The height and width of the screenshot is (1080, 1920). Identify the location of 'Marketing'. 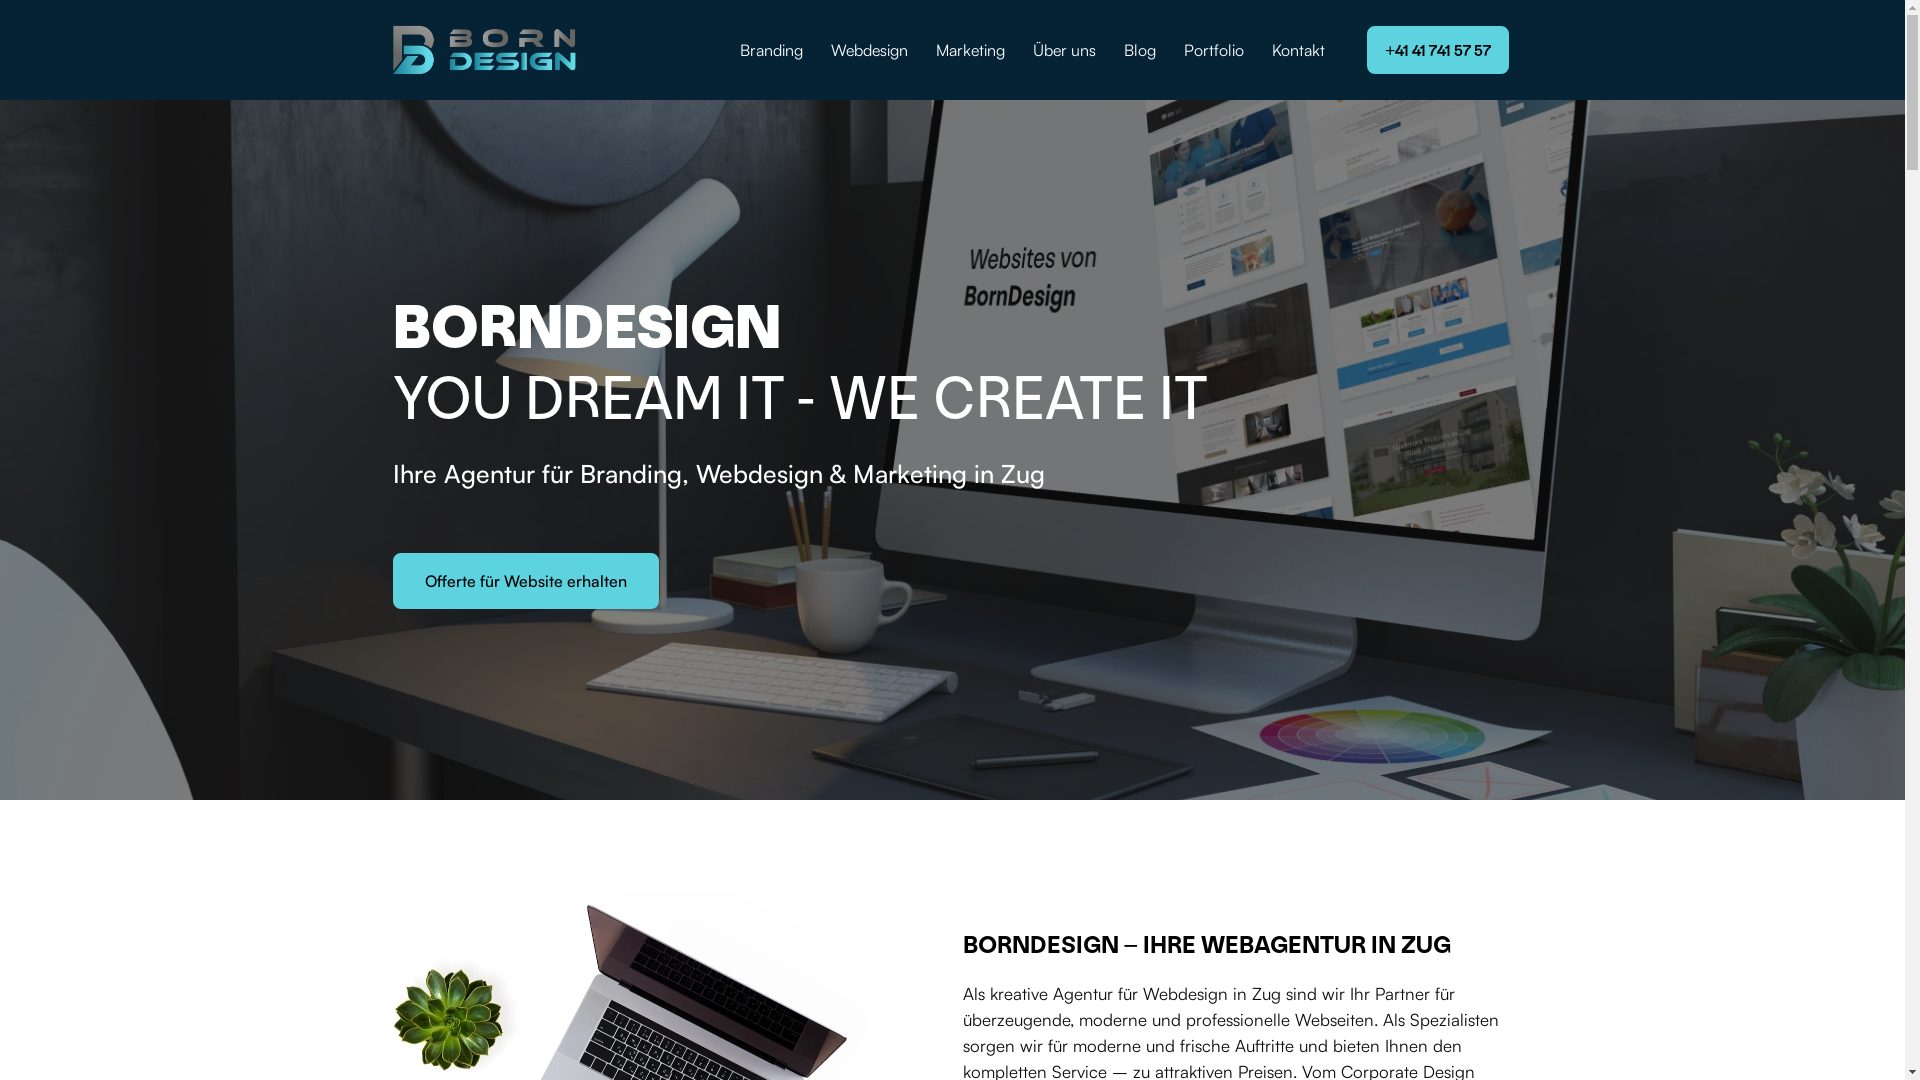
(920, 49).